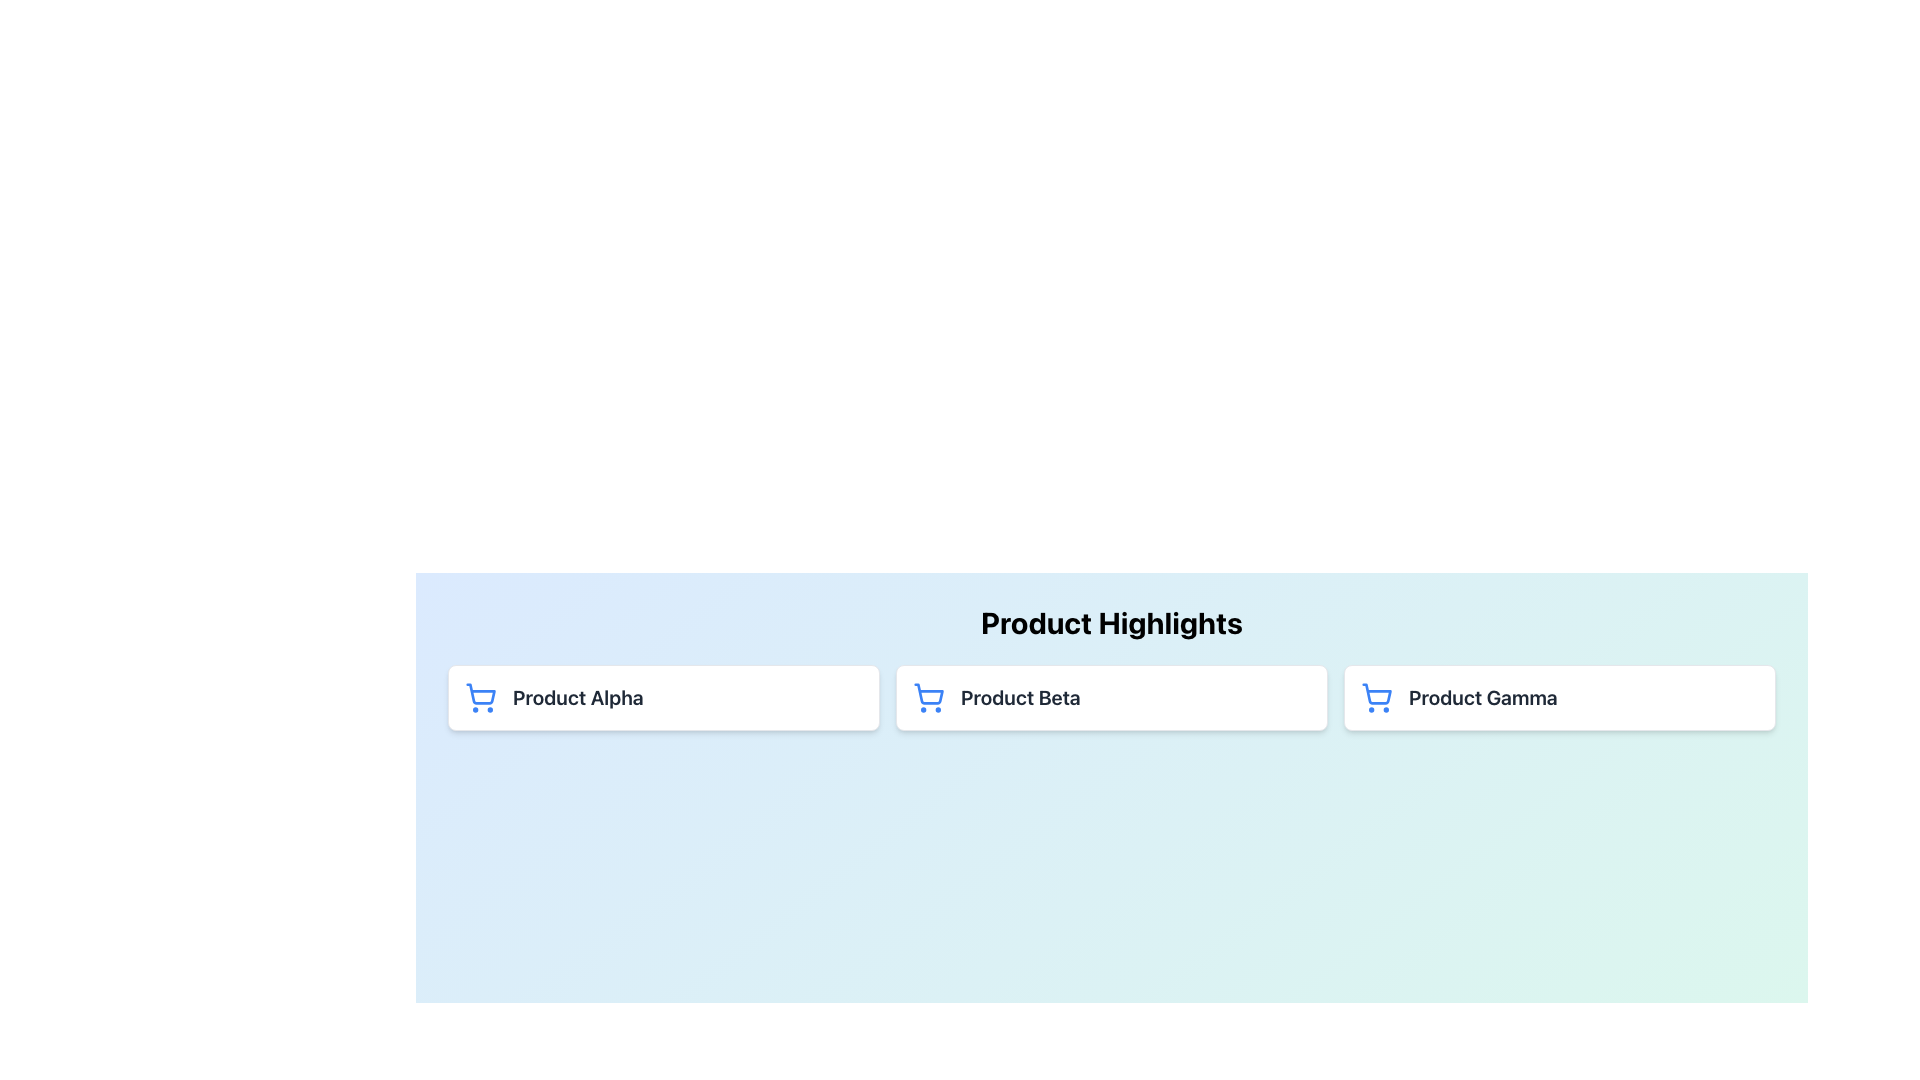 Image resolution: width=1920 pixels, height=1080 pixels. Describe the element at coordinates (1483, 697) in the screenshot. I see `text label identifying 'Product Gamma', which is the rightmost label in a row of product descriptions under 'Product Highlights'` at that location.